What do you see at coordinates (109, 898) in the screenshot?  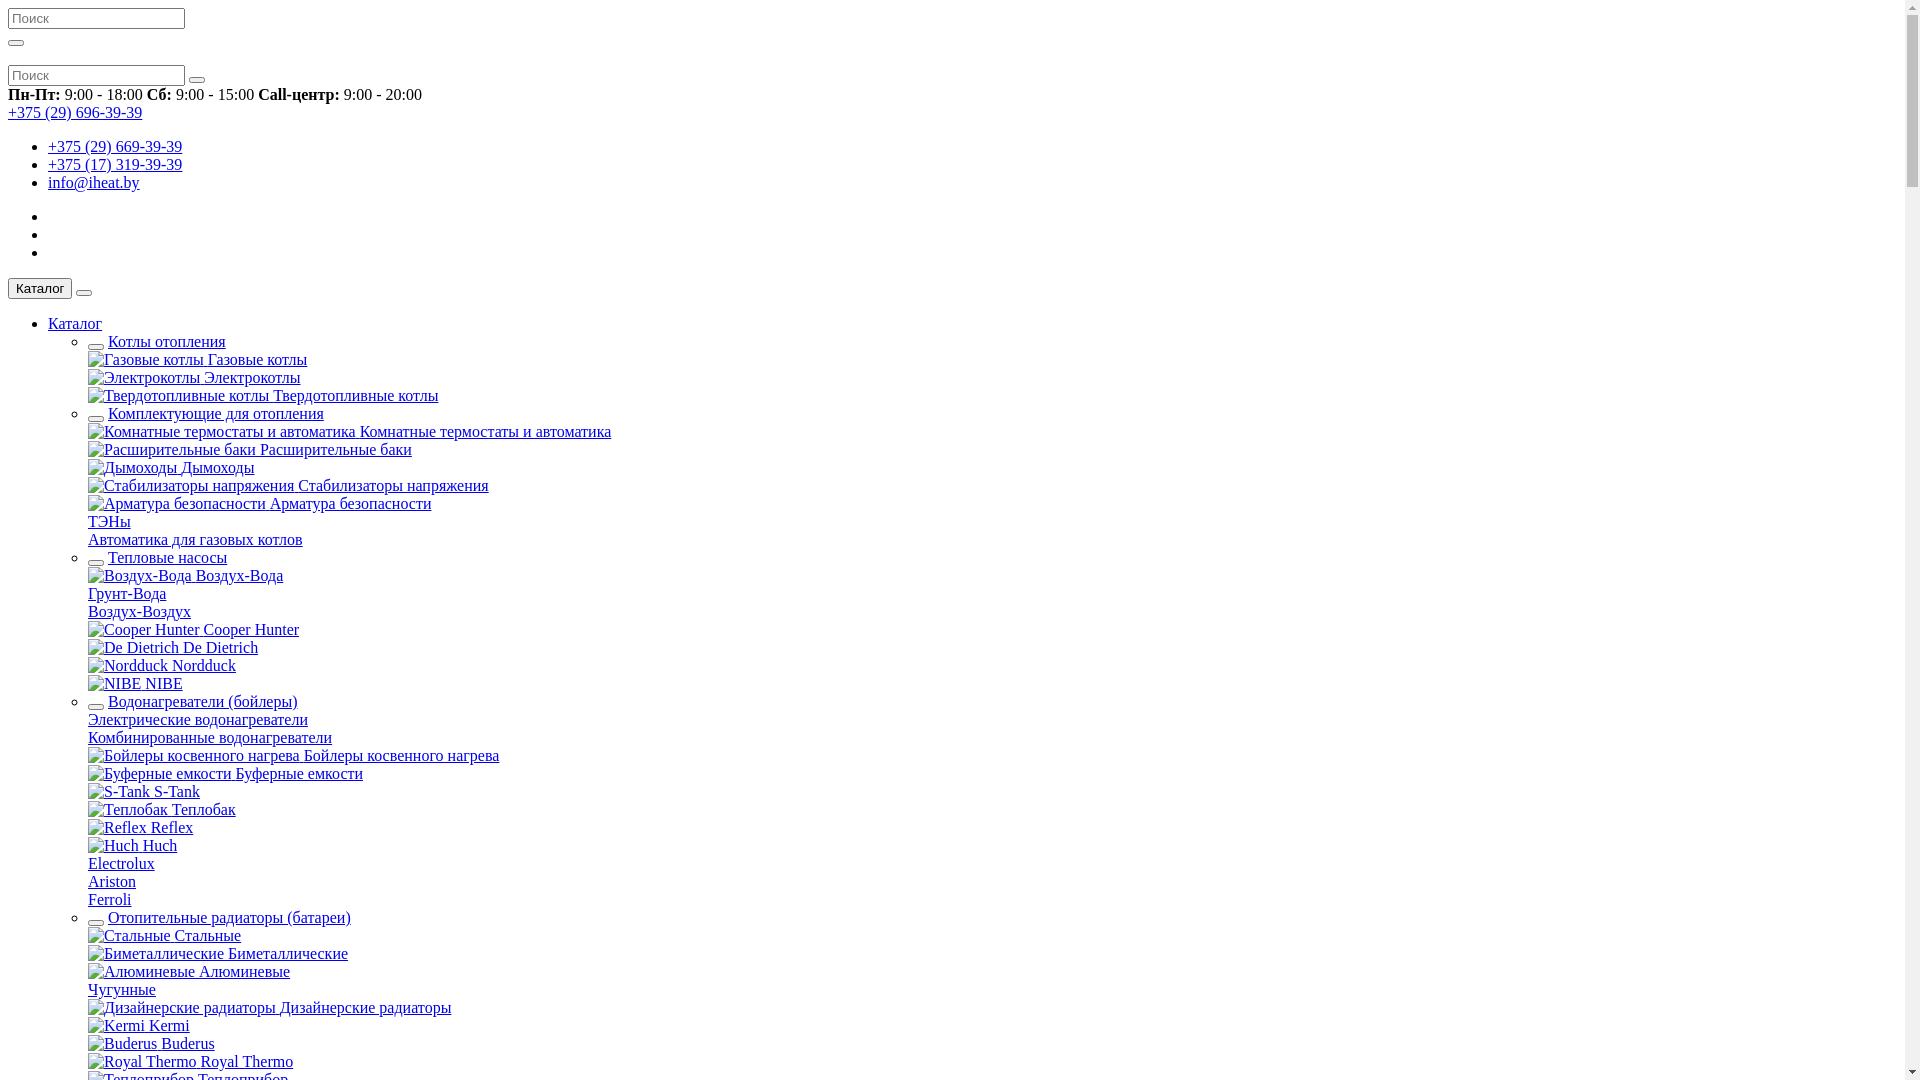 I see `'Ferroli'` at bounding box center [109, 898].